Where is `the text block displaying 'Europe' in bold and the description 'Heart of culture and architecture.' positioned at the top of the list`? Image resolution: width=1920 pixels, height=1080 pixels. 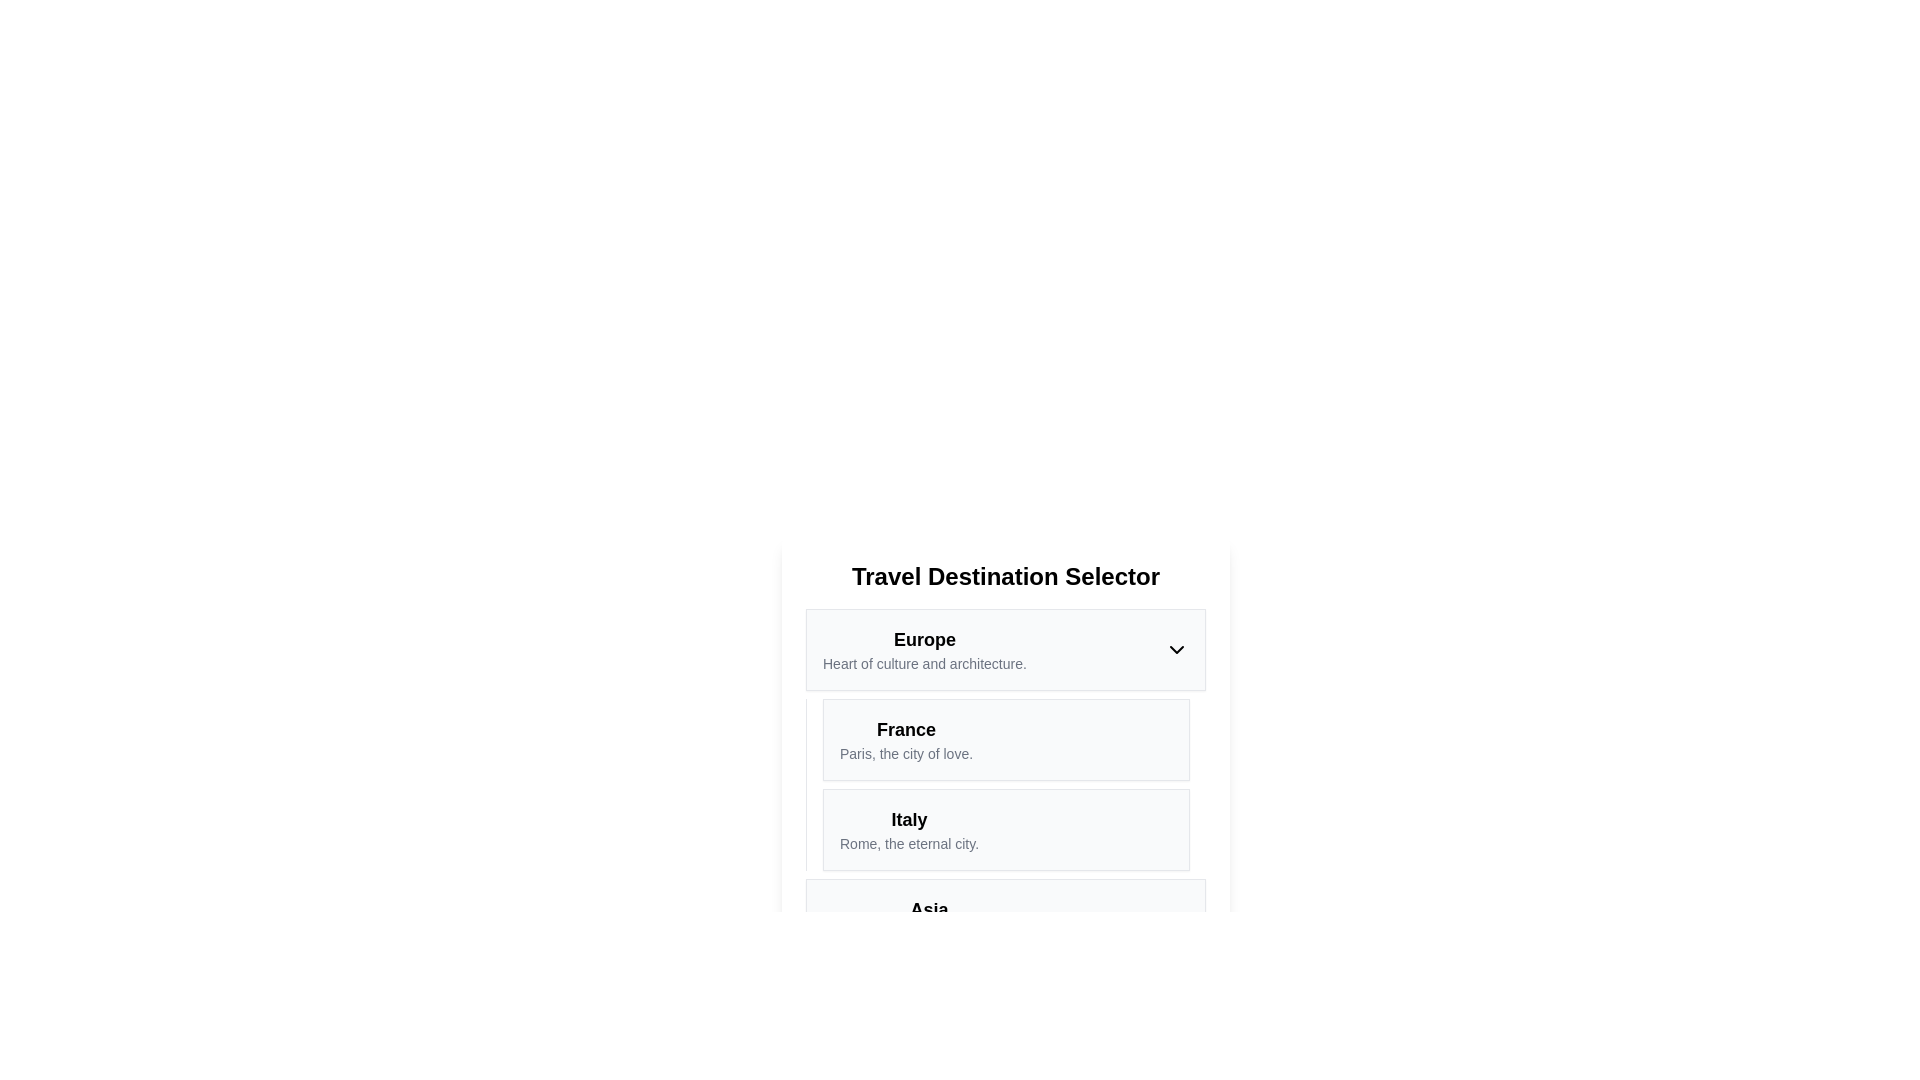
the text block displaying 'Europe' in bold and the description 'Heart of culture and architecture.' positioned at the top of the list is located at coordinates (923, 650).